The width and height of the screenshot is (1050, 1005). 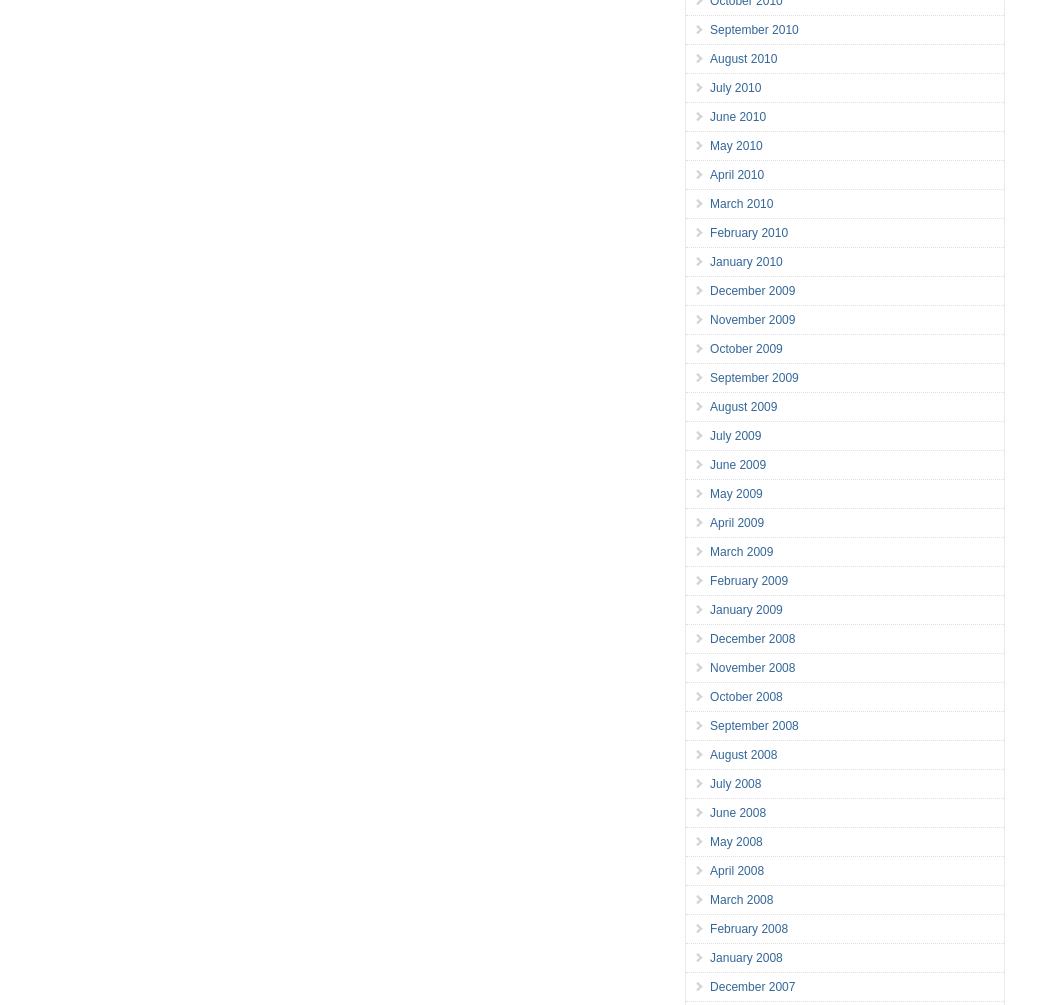 What do you see at coordinates (710, 551) in the screenshot?
I see `'March 2009'` at bounding box center [710, 551].